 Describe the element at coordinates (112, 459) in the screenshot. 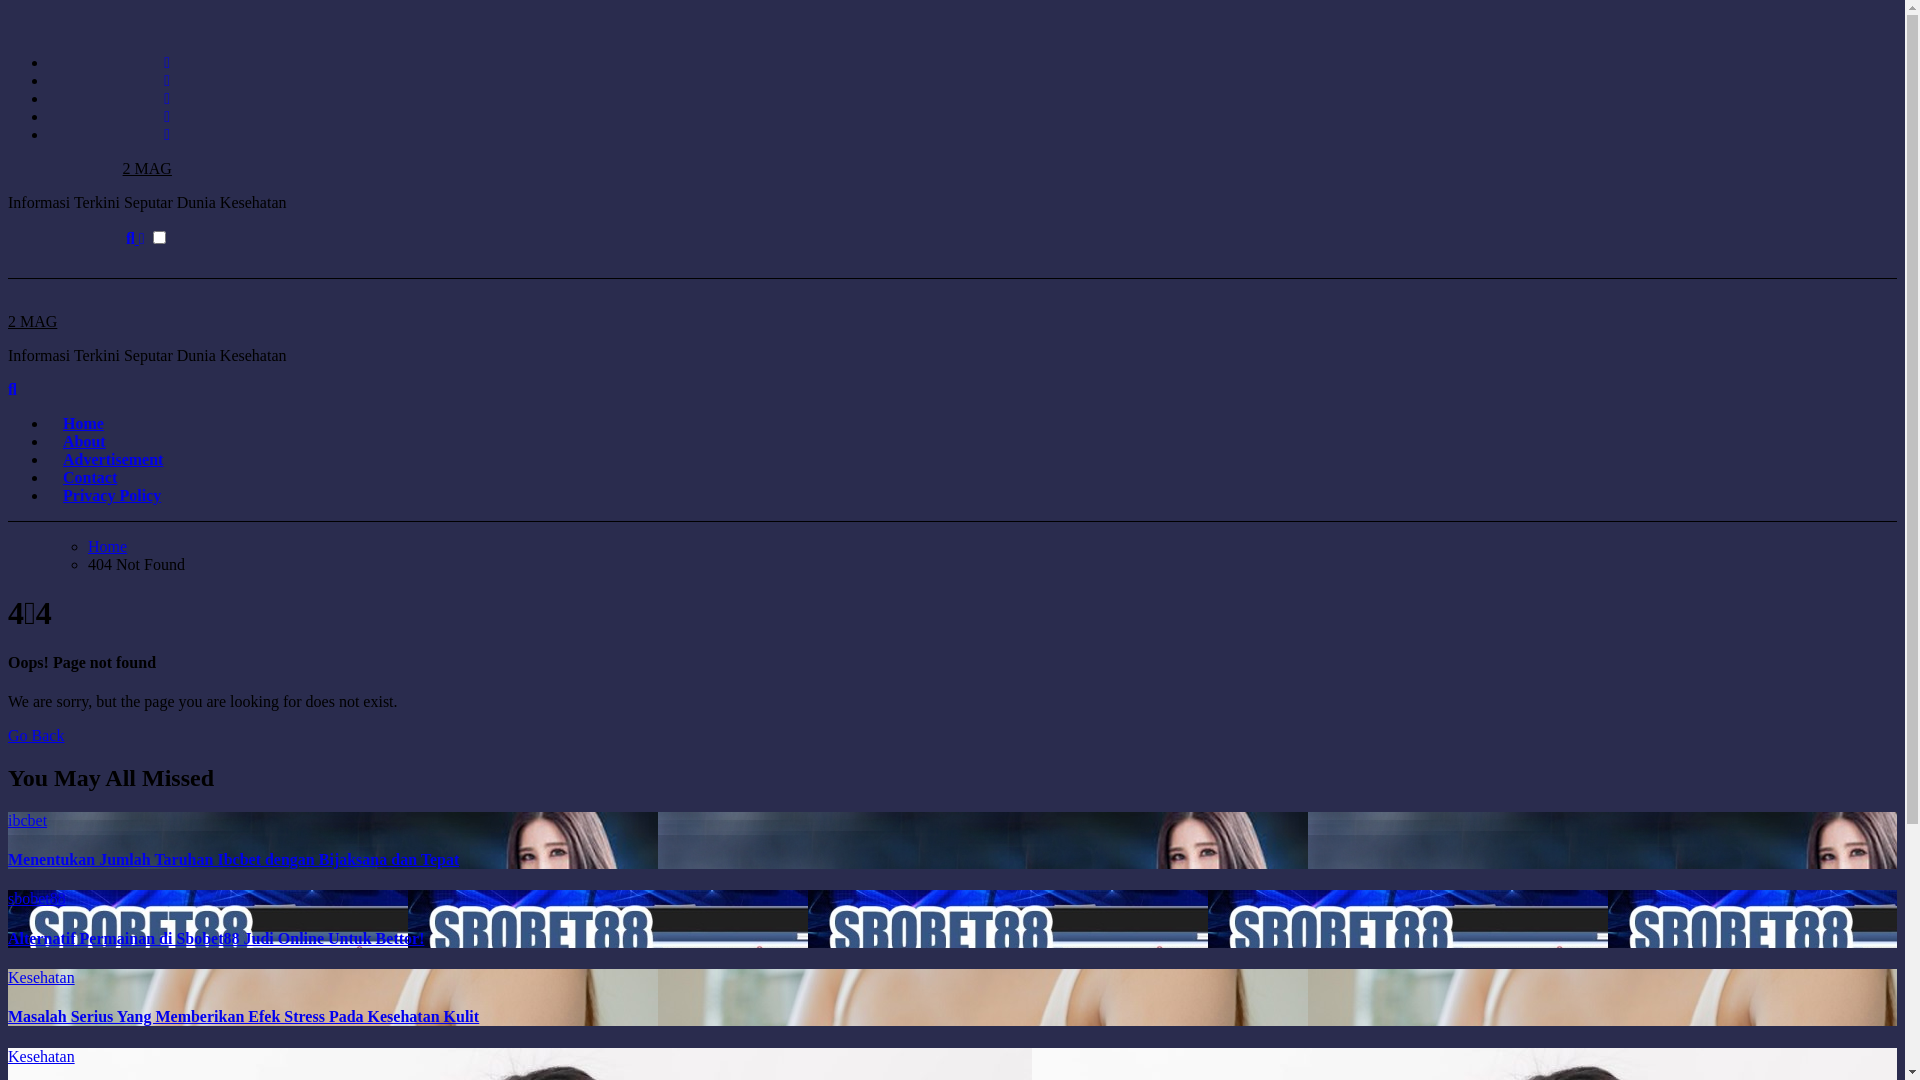

I see `'Advertisement'` at that location.